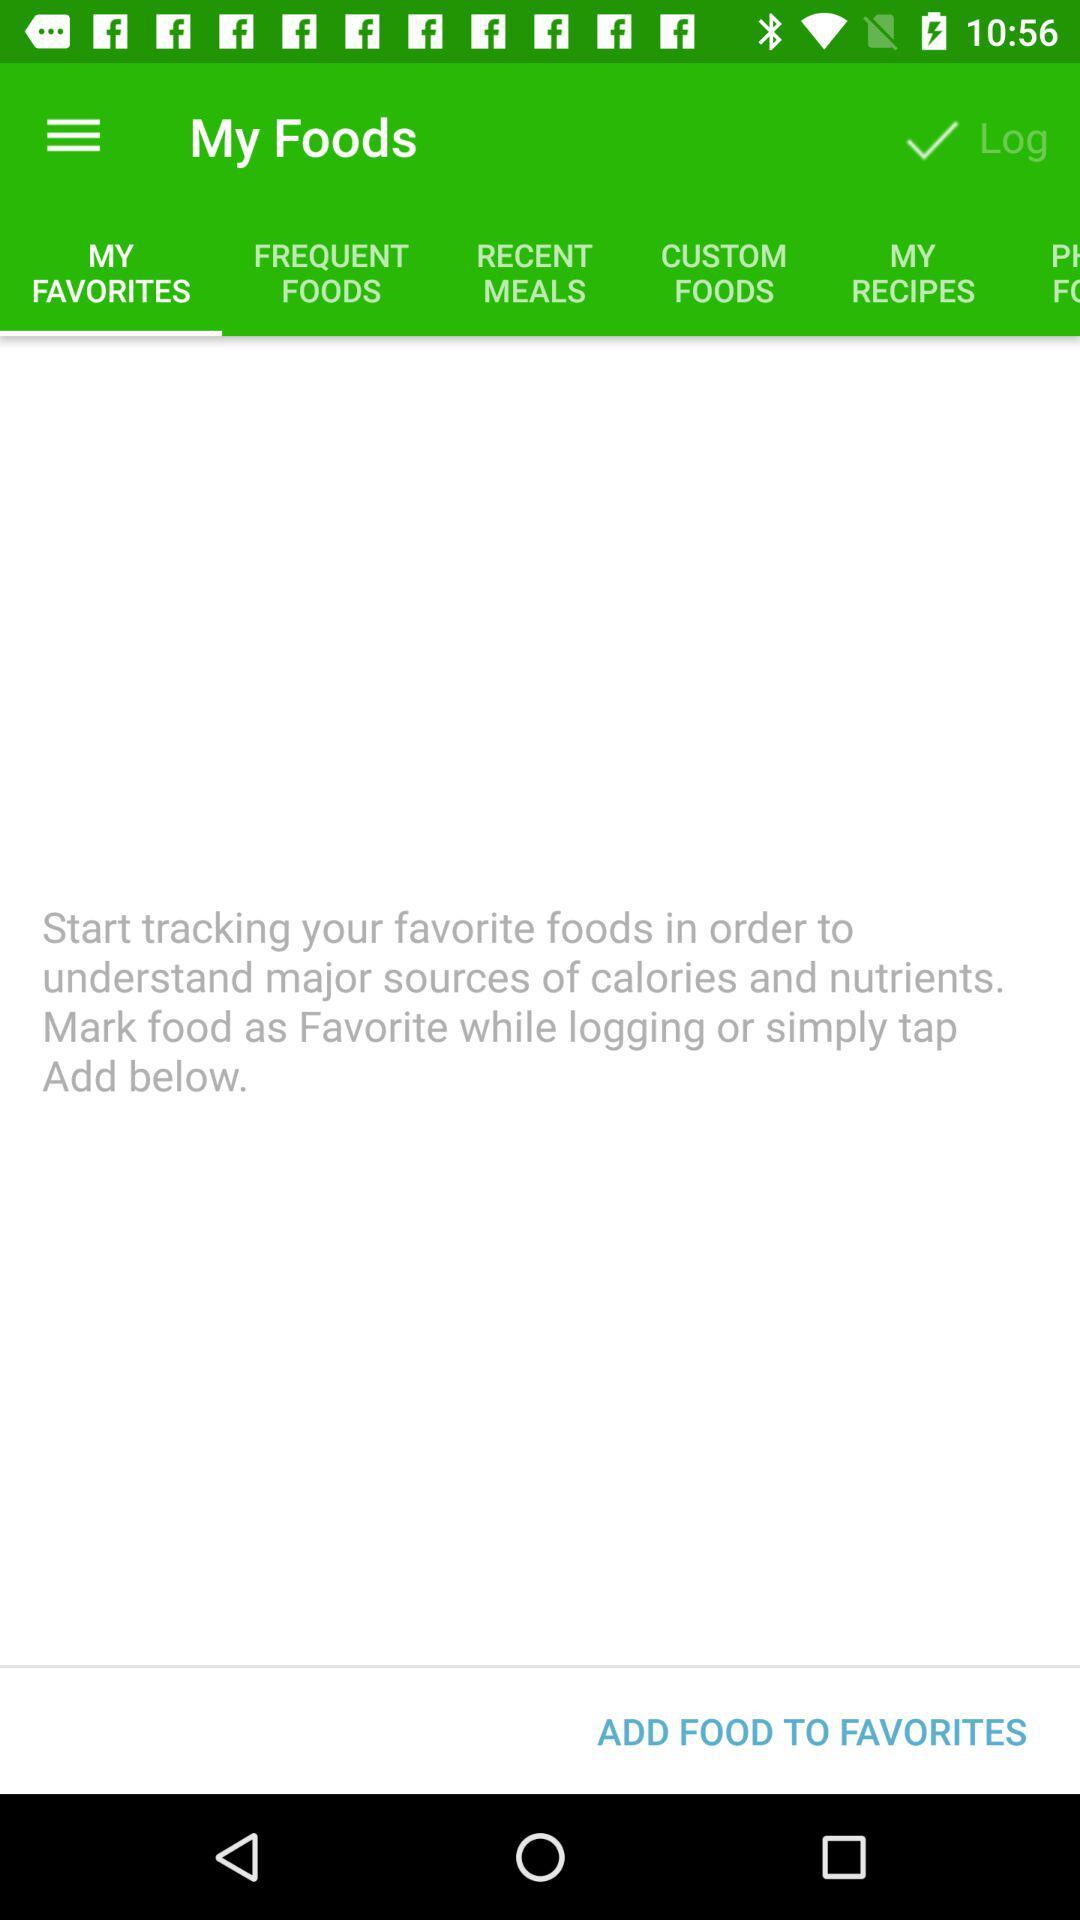 The height and width of the screenshot is (1920, 1080). I want to click on the icon to the left of my foods, so click(72, 135).